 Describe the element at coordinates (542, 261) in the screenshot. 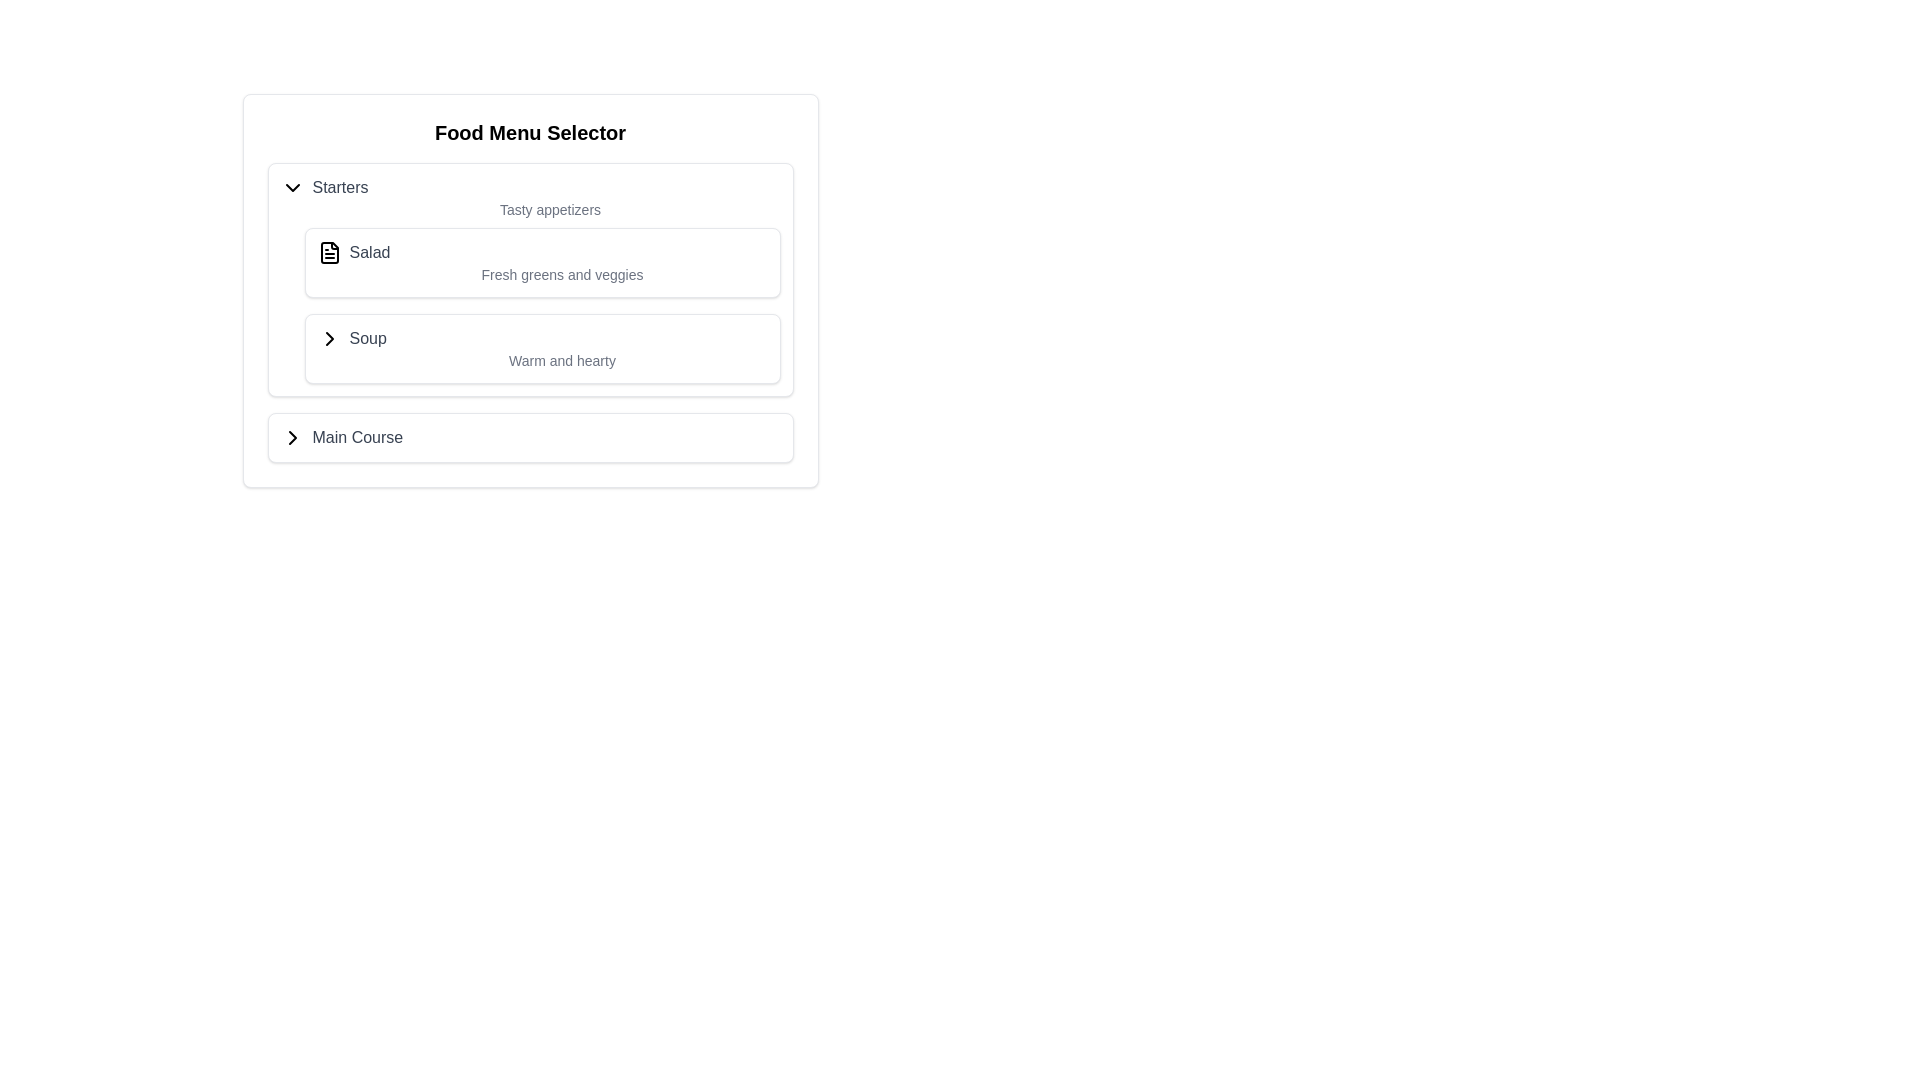

I see `the 'Salad' menu item in the 'Starters' section` at that location.